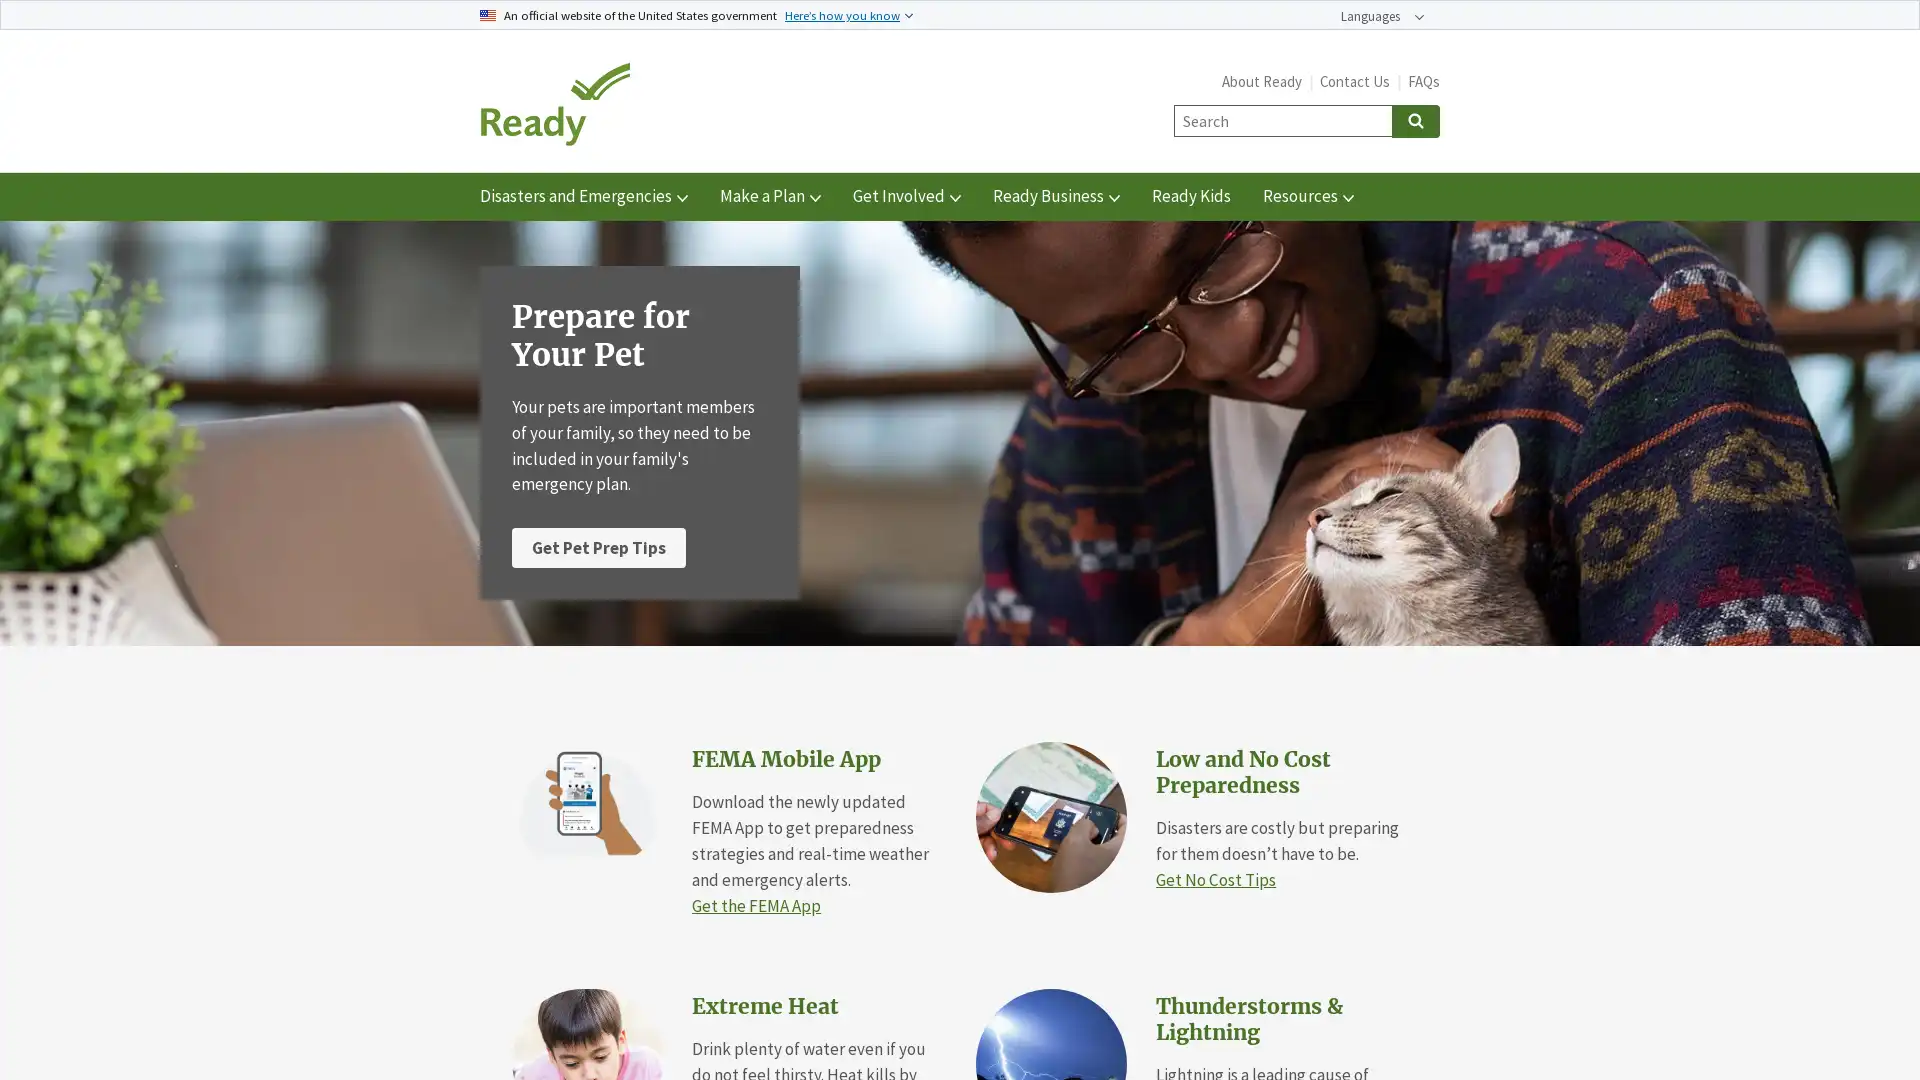 Image resolution: width=1920 pixels, height=1080 pixels. I want to click on Ready Business, so click(1055, 196).